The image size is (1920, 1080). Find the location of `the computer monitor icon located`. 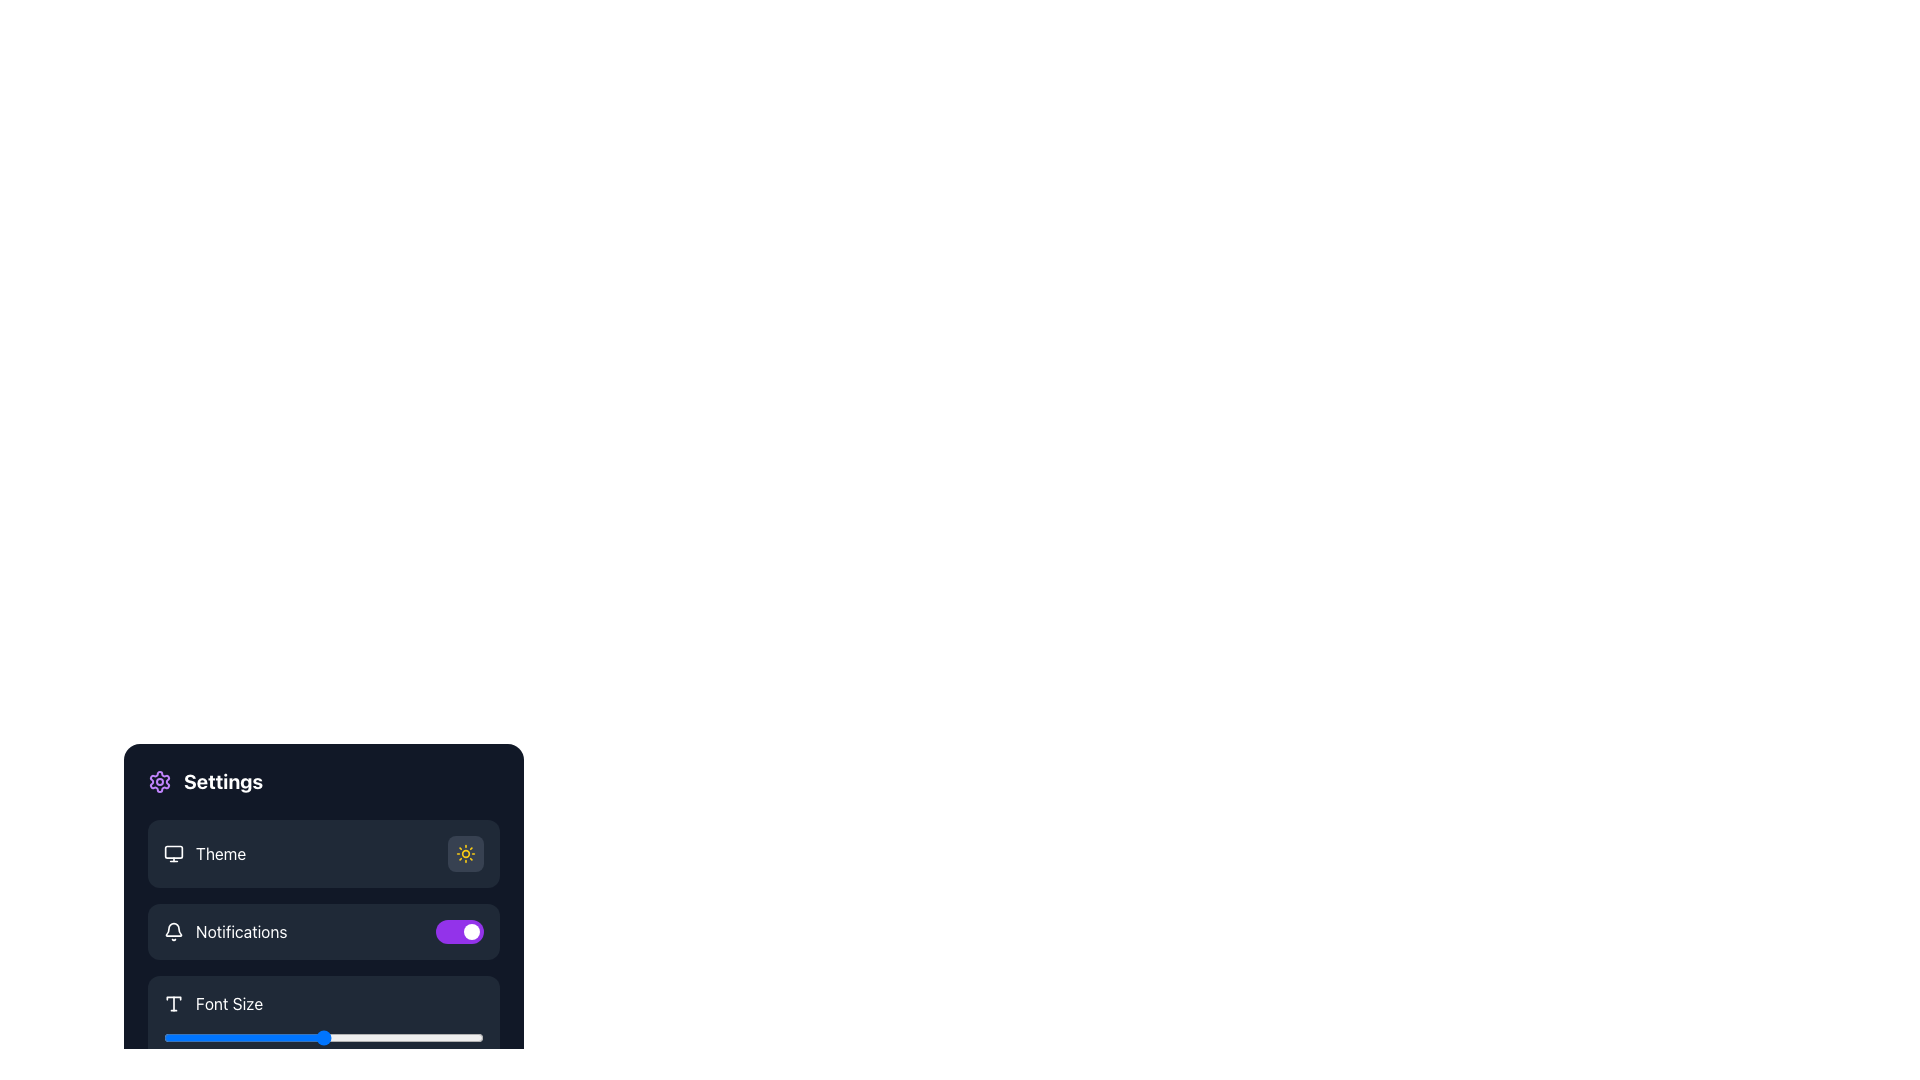

the computer monitor icon located is located at coordinates (173, 853).